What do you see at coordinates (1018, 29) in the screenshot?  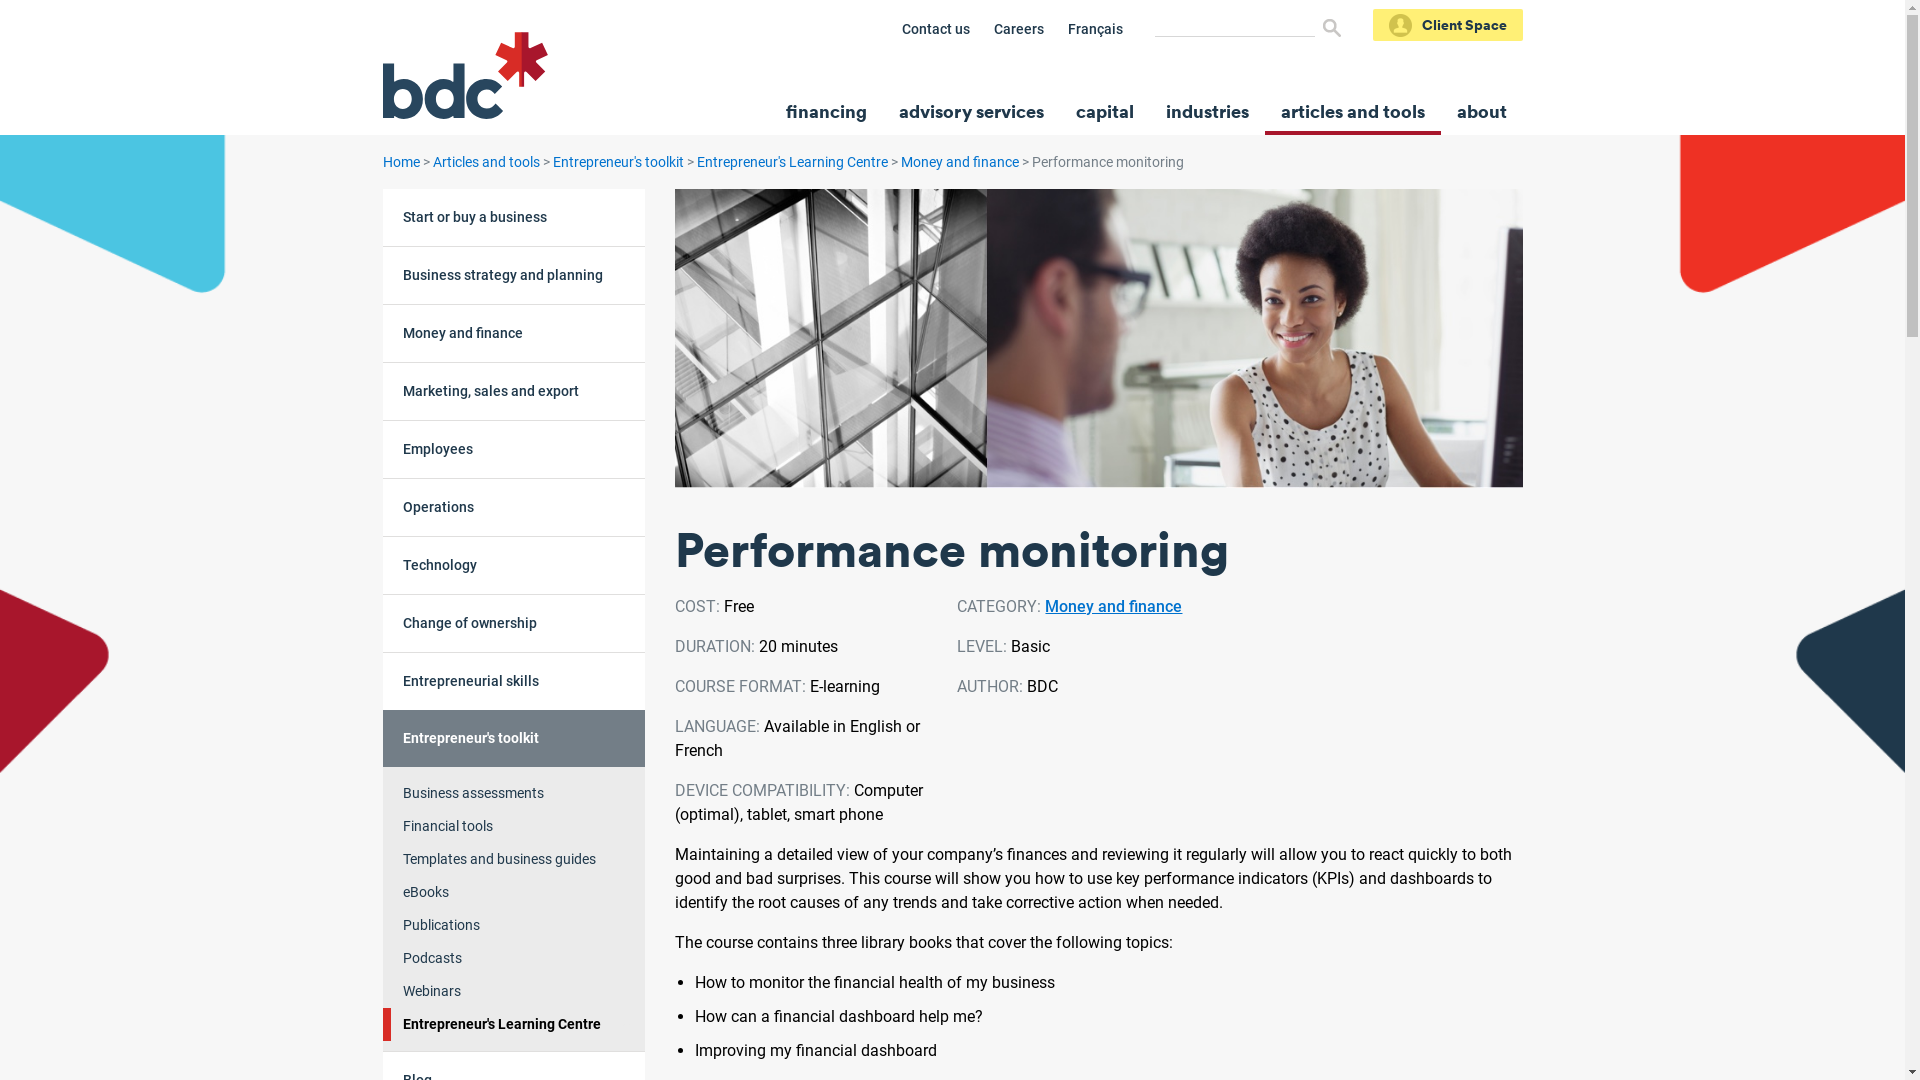 I see `'Careers'` at bounding box center [1018, 29].